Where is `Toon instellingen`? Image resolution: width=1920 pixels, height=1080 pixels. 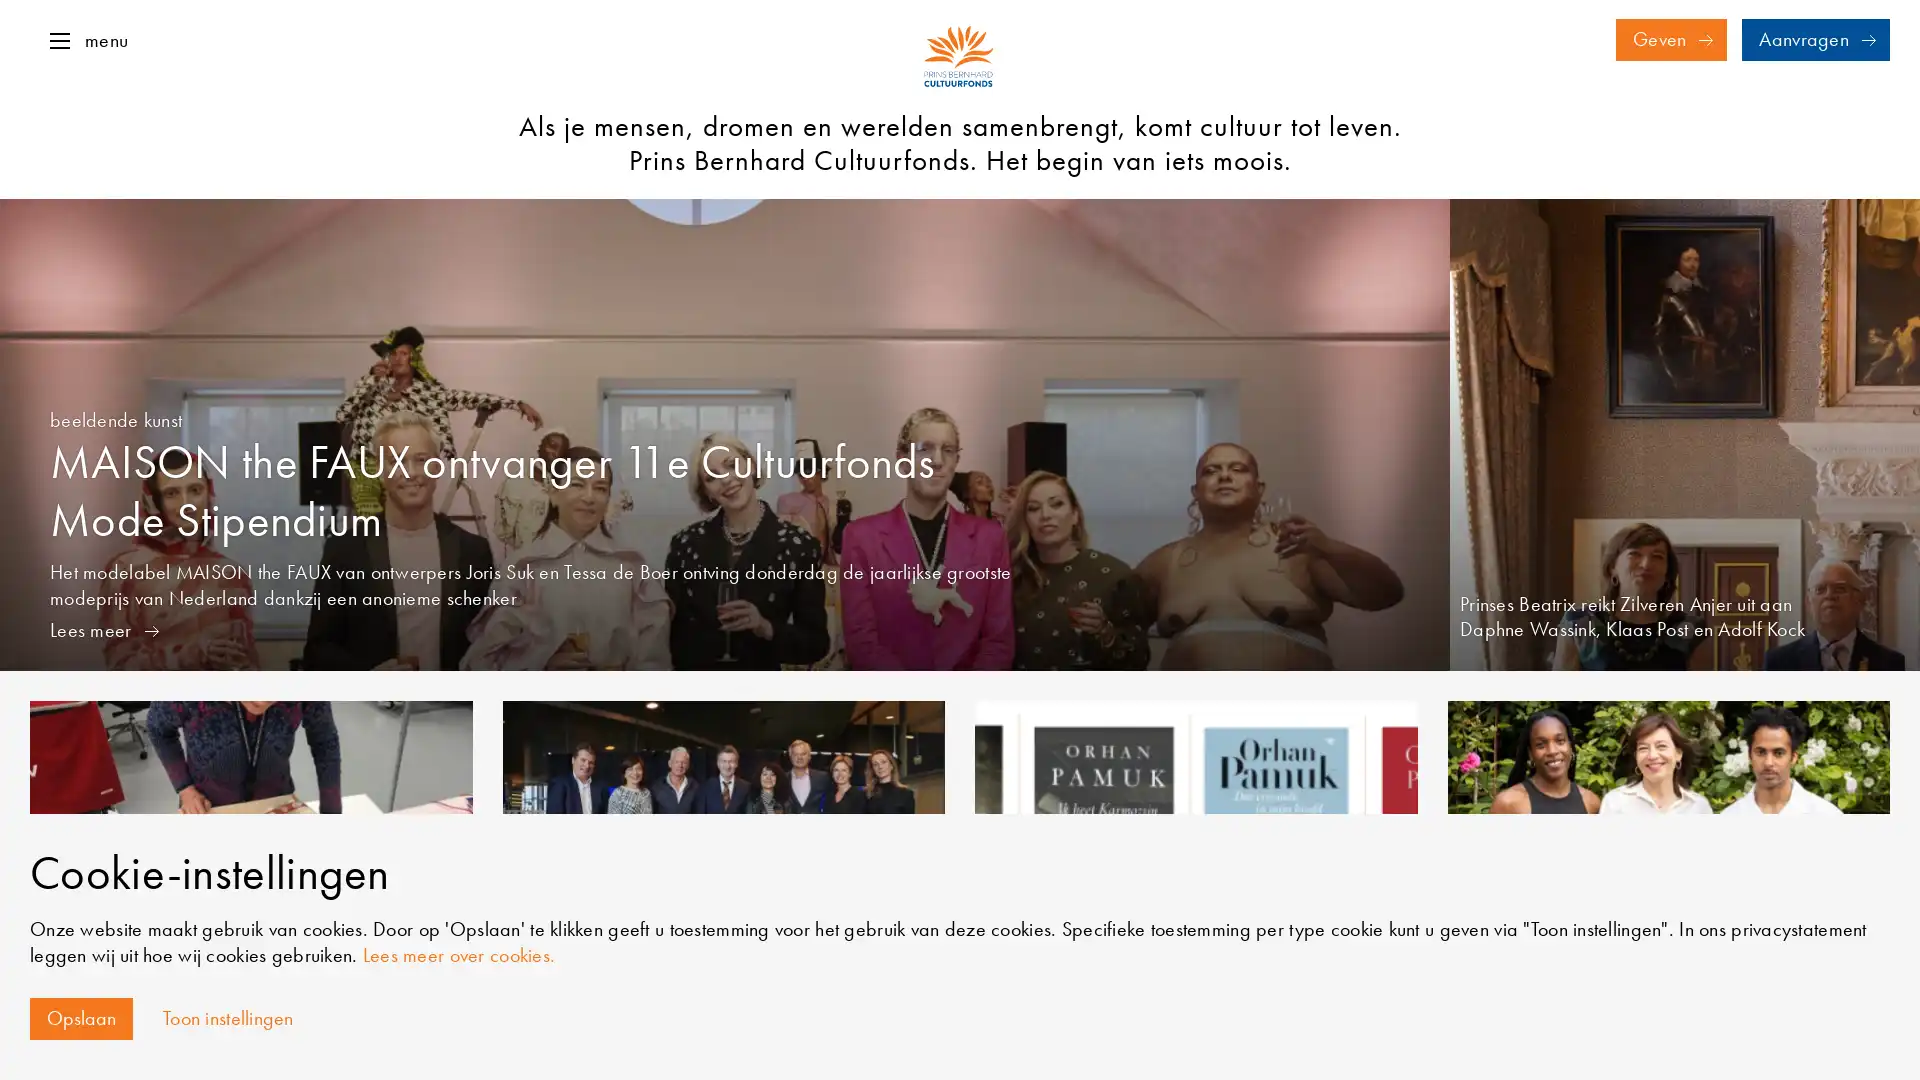 Toon instellingen is located at coordinates (212, 1018).